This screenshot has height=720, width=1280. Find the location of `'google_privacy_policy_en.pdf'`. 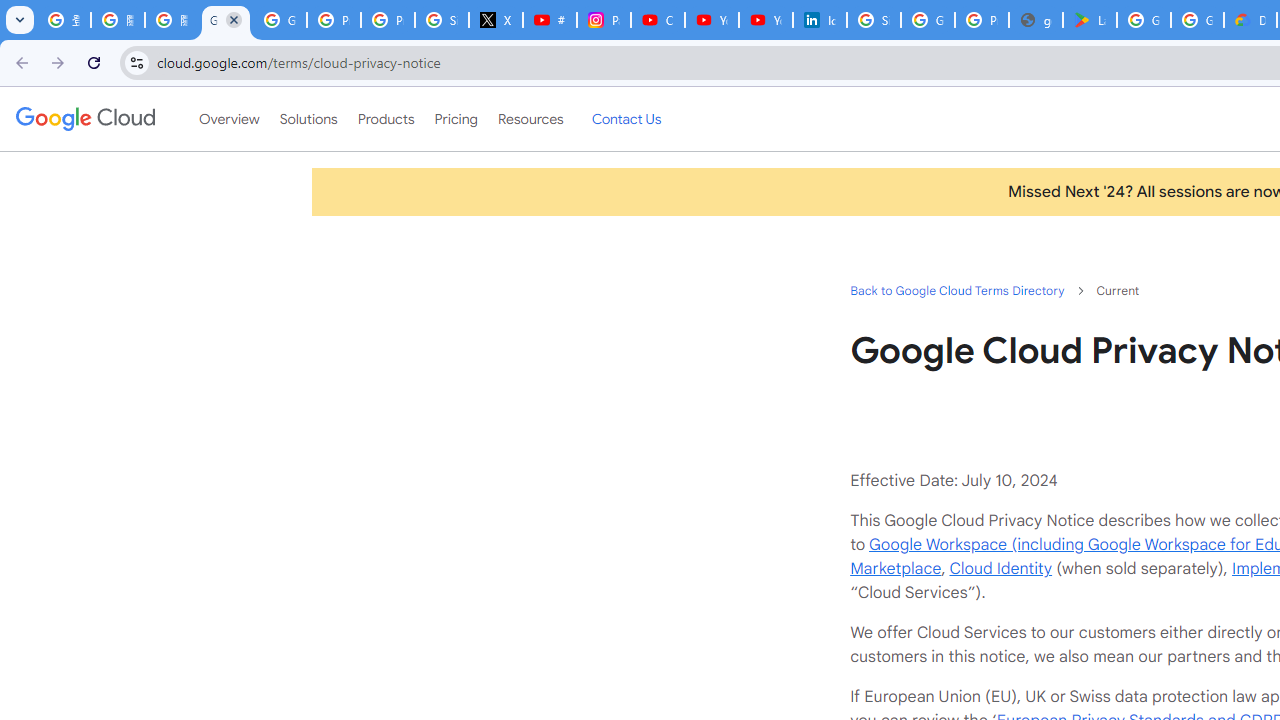

'google_privacy_policy_en.pdf' is located at coordinates (1036, 20).